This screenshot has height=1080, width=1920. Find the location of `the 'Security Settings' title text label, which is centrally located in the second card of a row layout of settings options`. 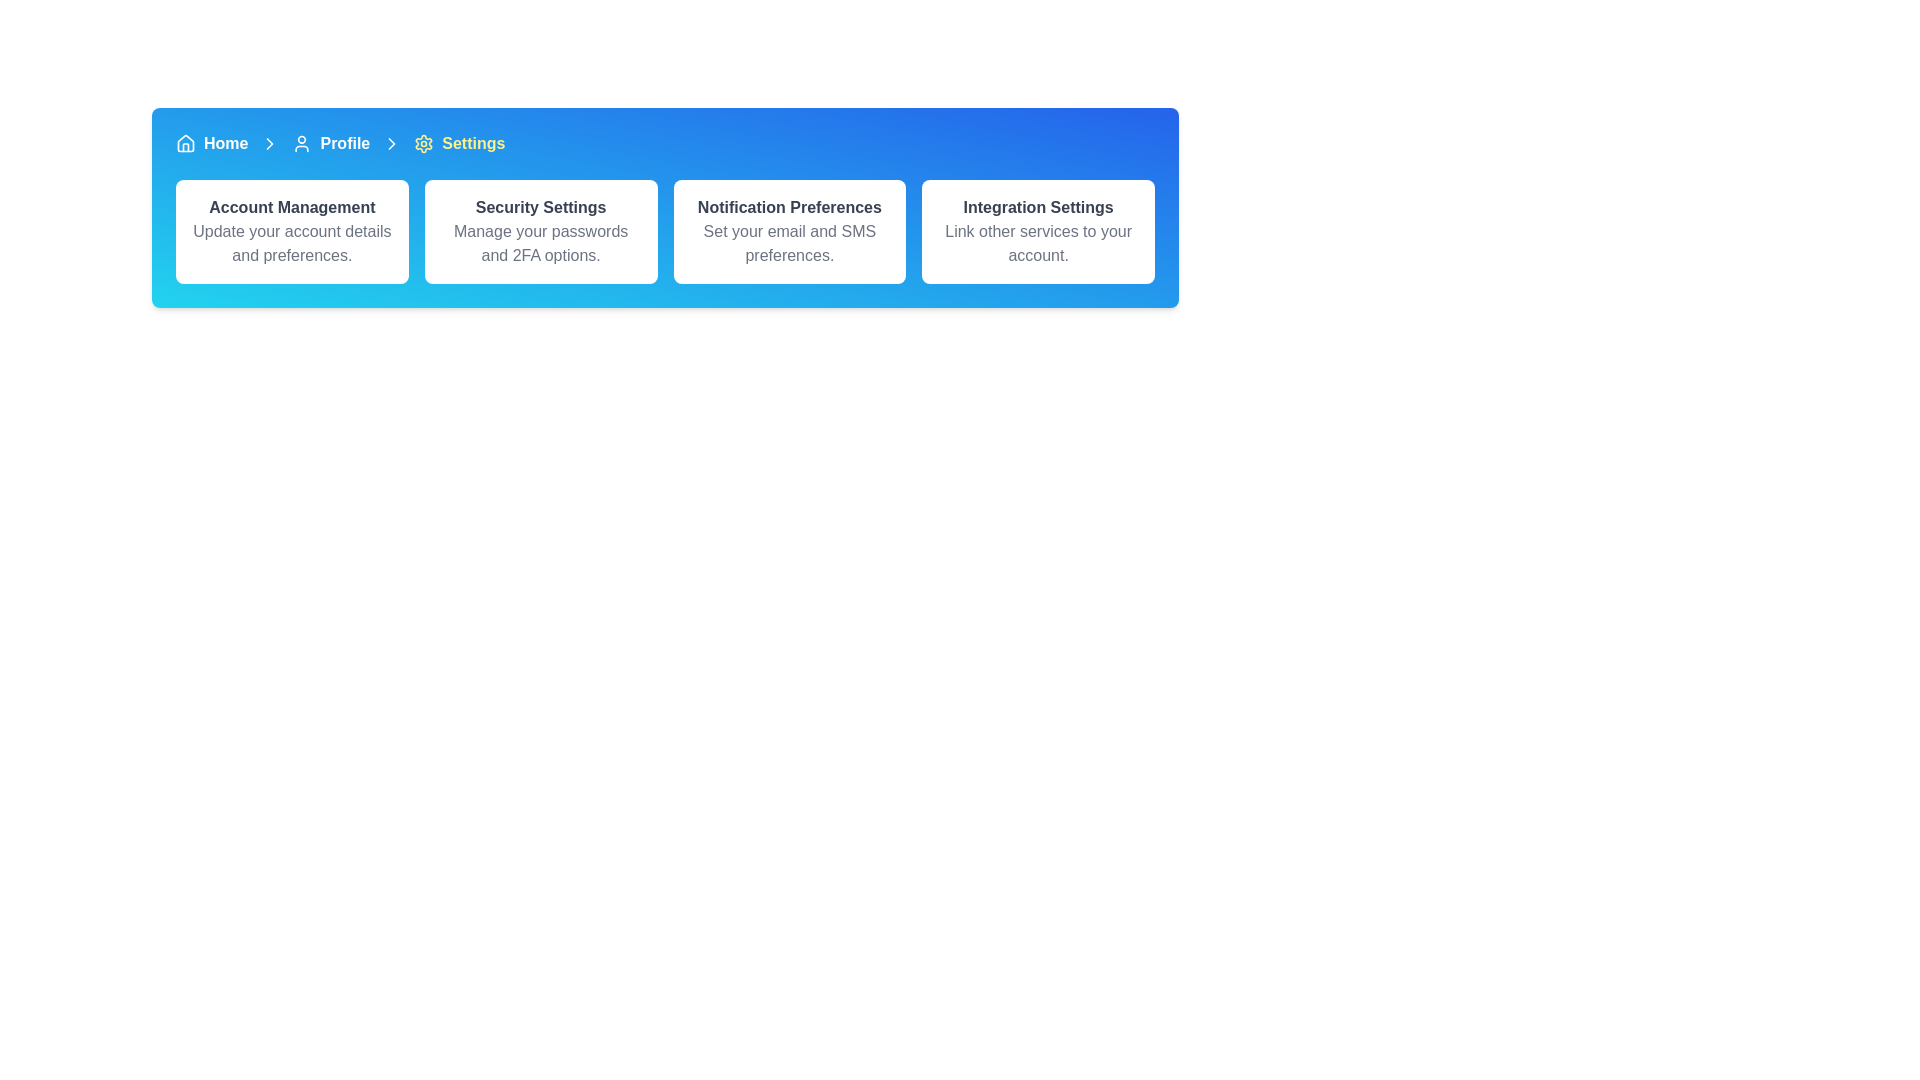

the 'Security Settings' title text label, which is centrally located in the second card of a row layout of settings options is located at coordinates (541, 208).